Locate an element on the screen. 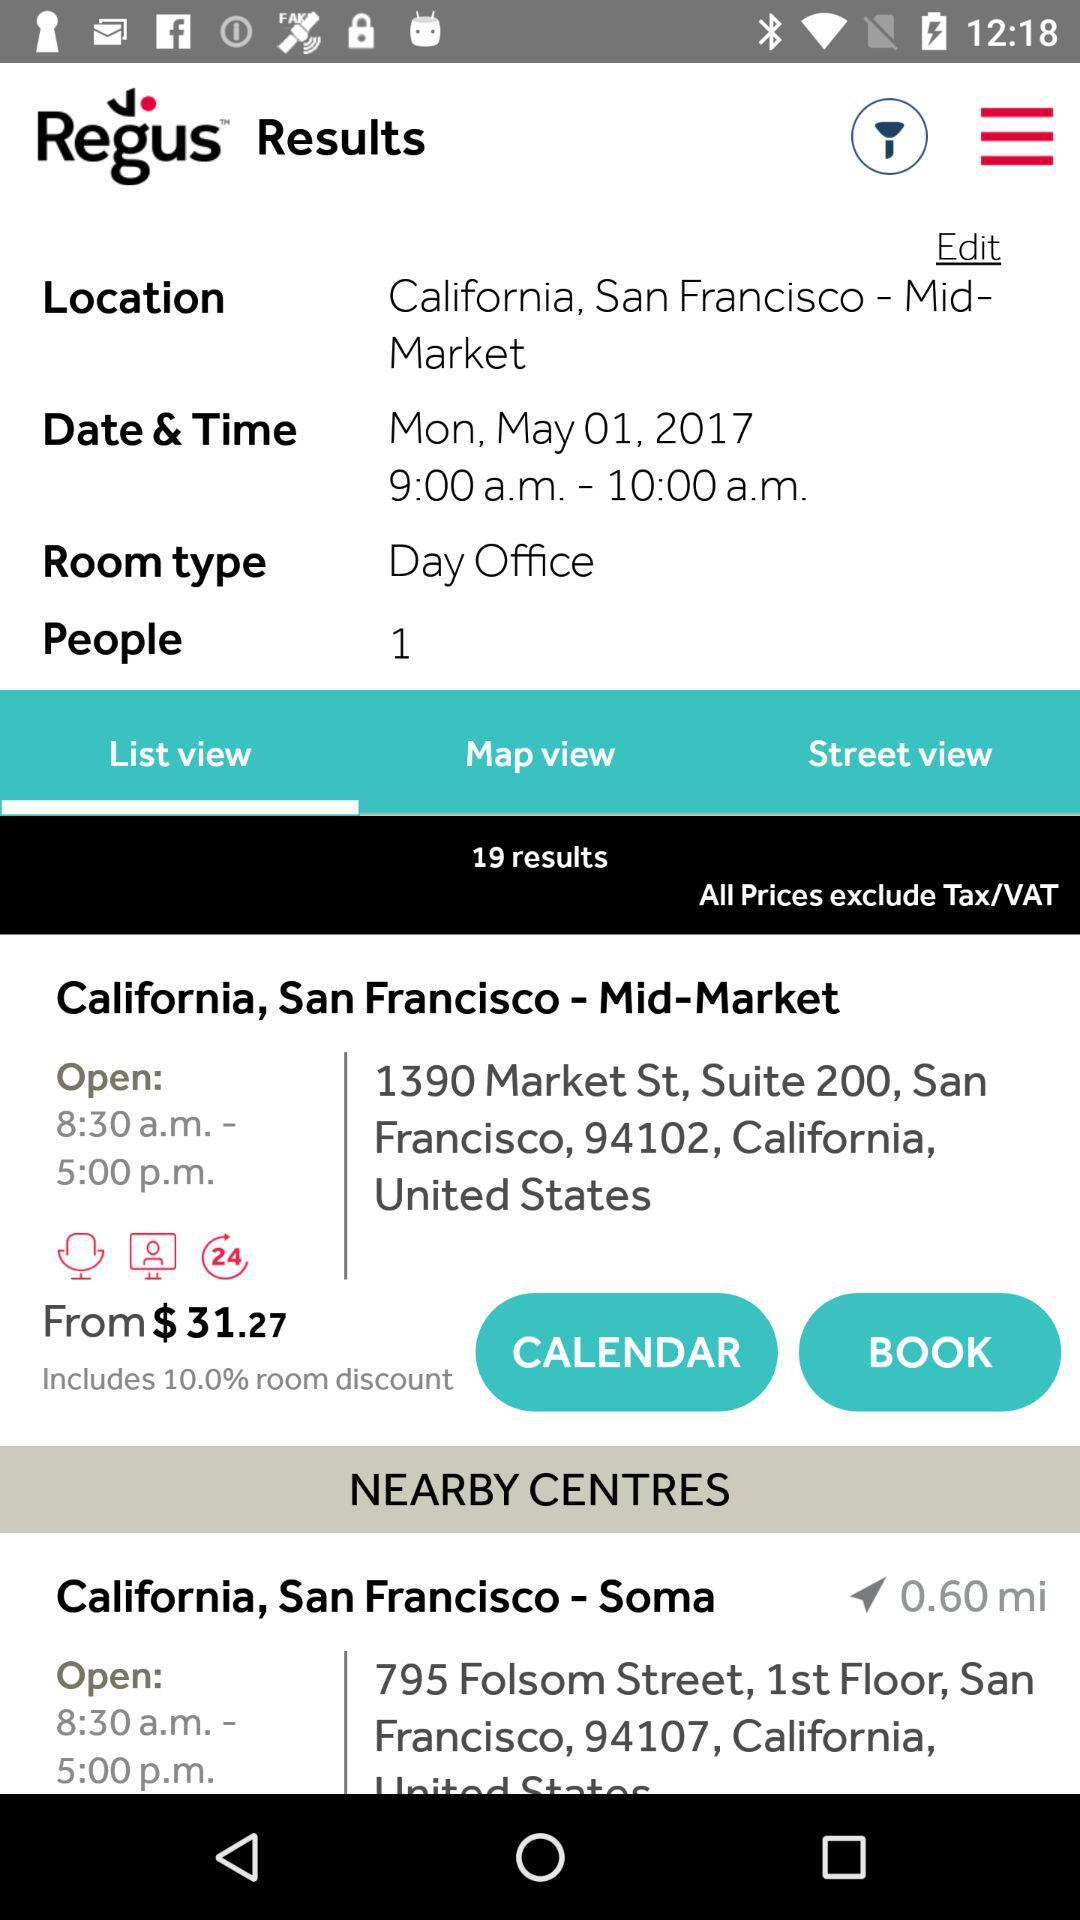 Image resolution: width=1080 pixels, height=1920 pixels. icon to the left of the 795 folsom street is located at coordinates (344, 1721).